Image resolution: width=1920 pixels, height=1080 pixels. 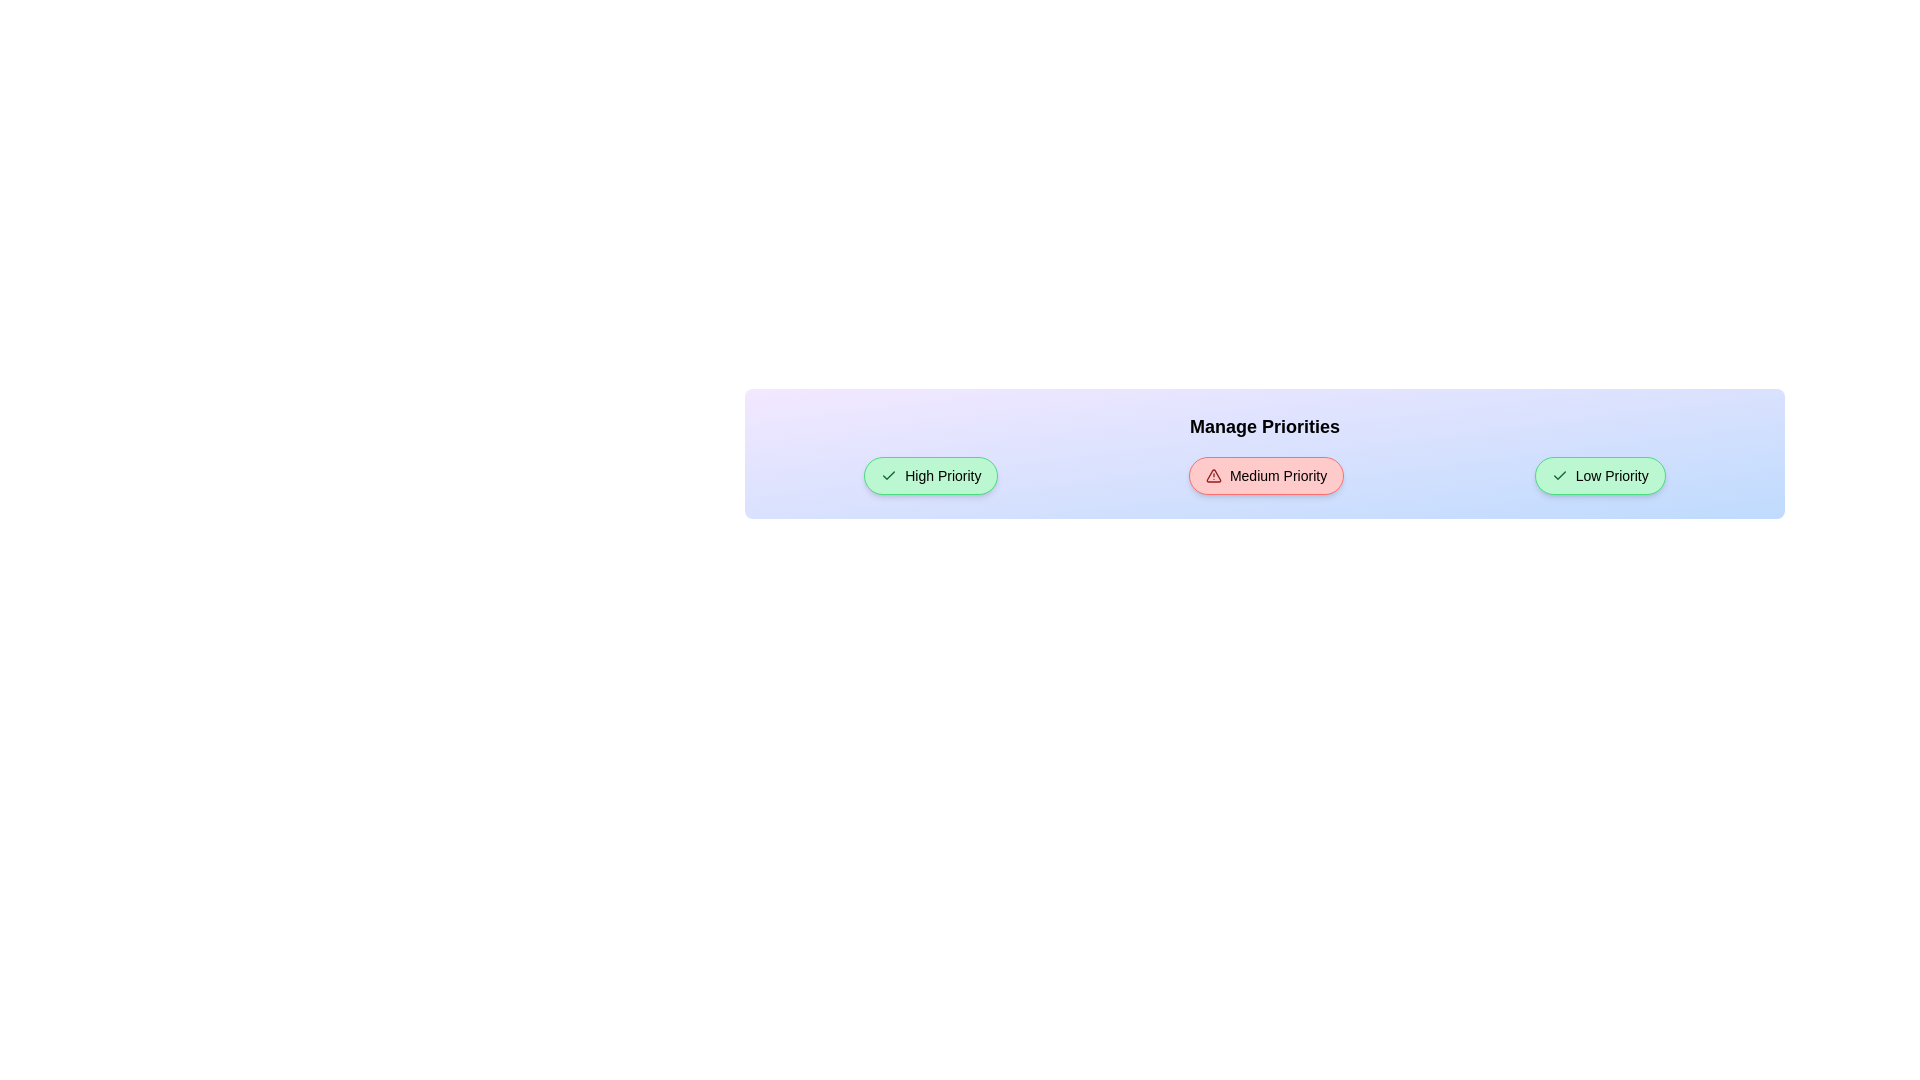 I want to click on the button corresponding to Low Priority to toggle its state and observe the transition effect, so click(x=1600, y=475).